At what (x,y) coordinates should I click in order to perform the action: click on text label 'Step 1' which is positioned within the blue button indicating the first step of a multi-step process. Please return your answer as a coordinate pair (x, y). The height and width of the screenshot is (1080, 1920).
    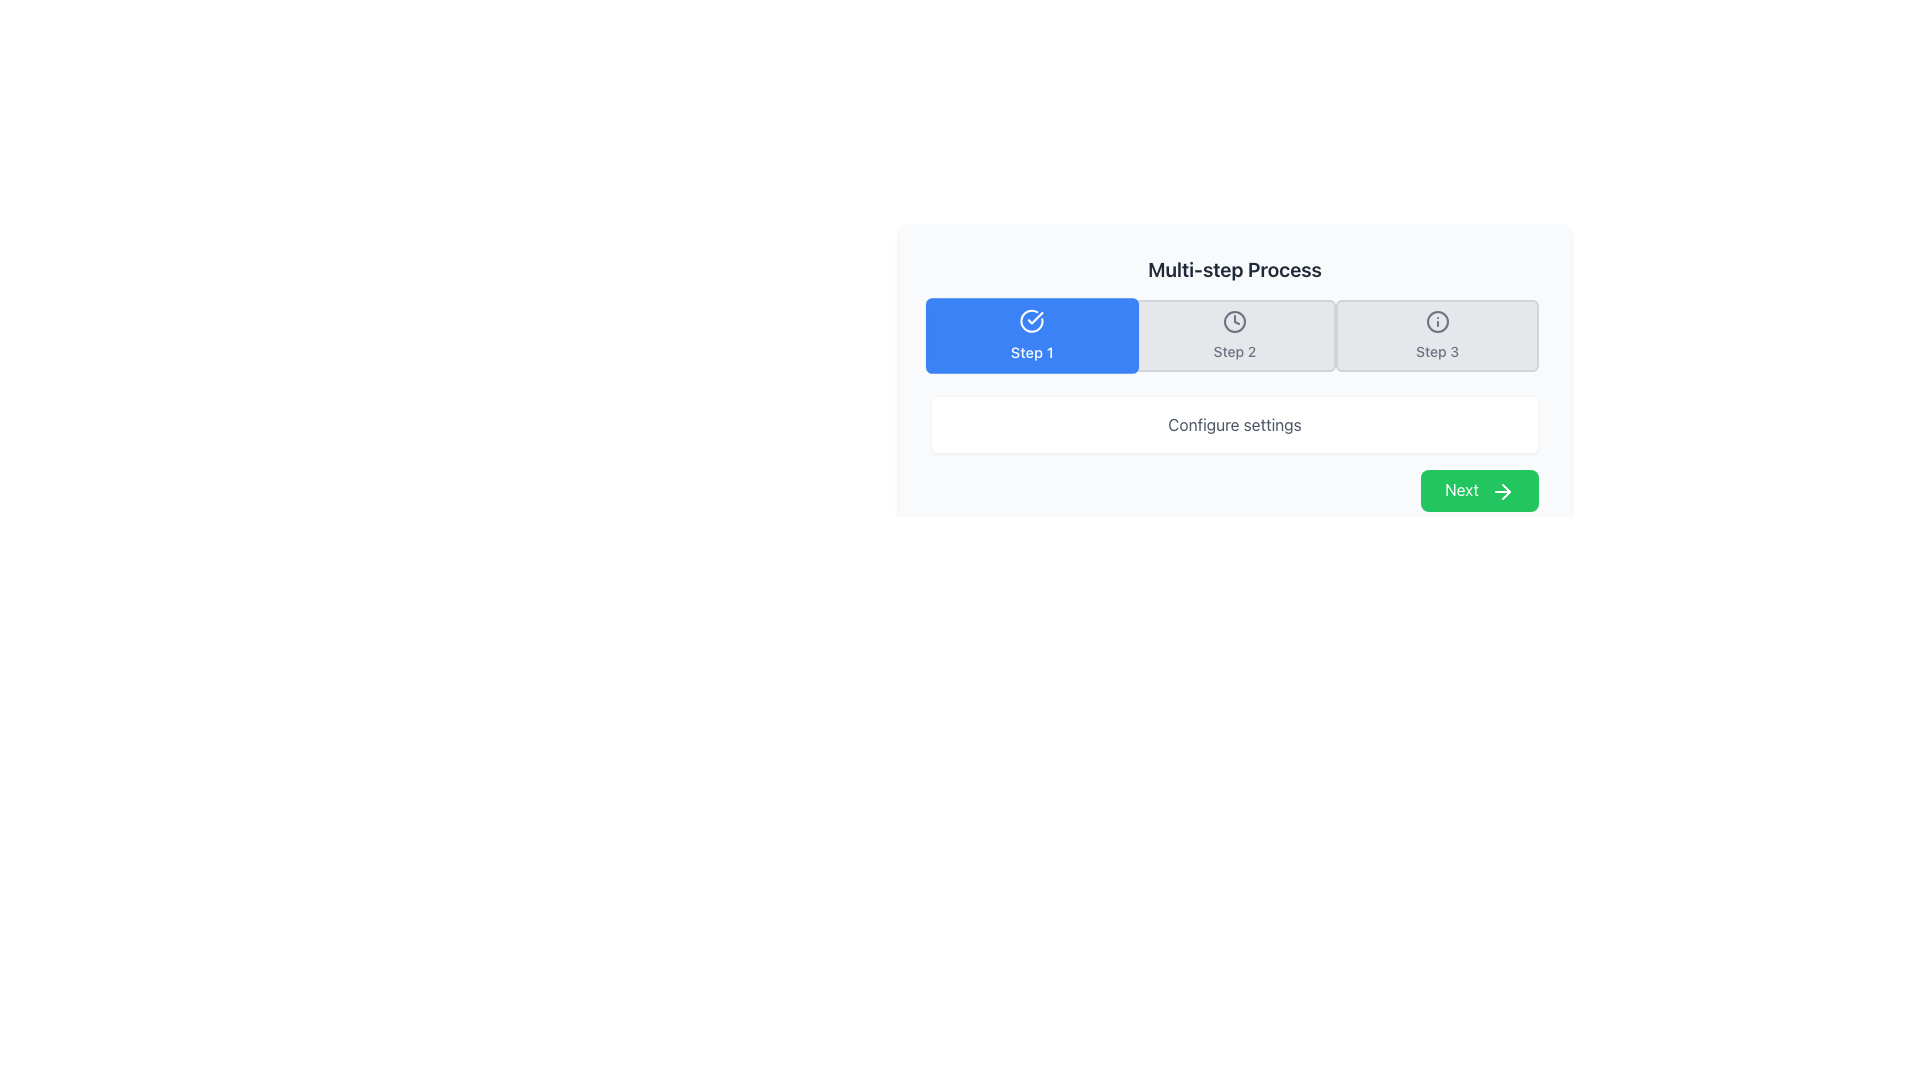
    Looking at the image, I should click on (1032, 351).